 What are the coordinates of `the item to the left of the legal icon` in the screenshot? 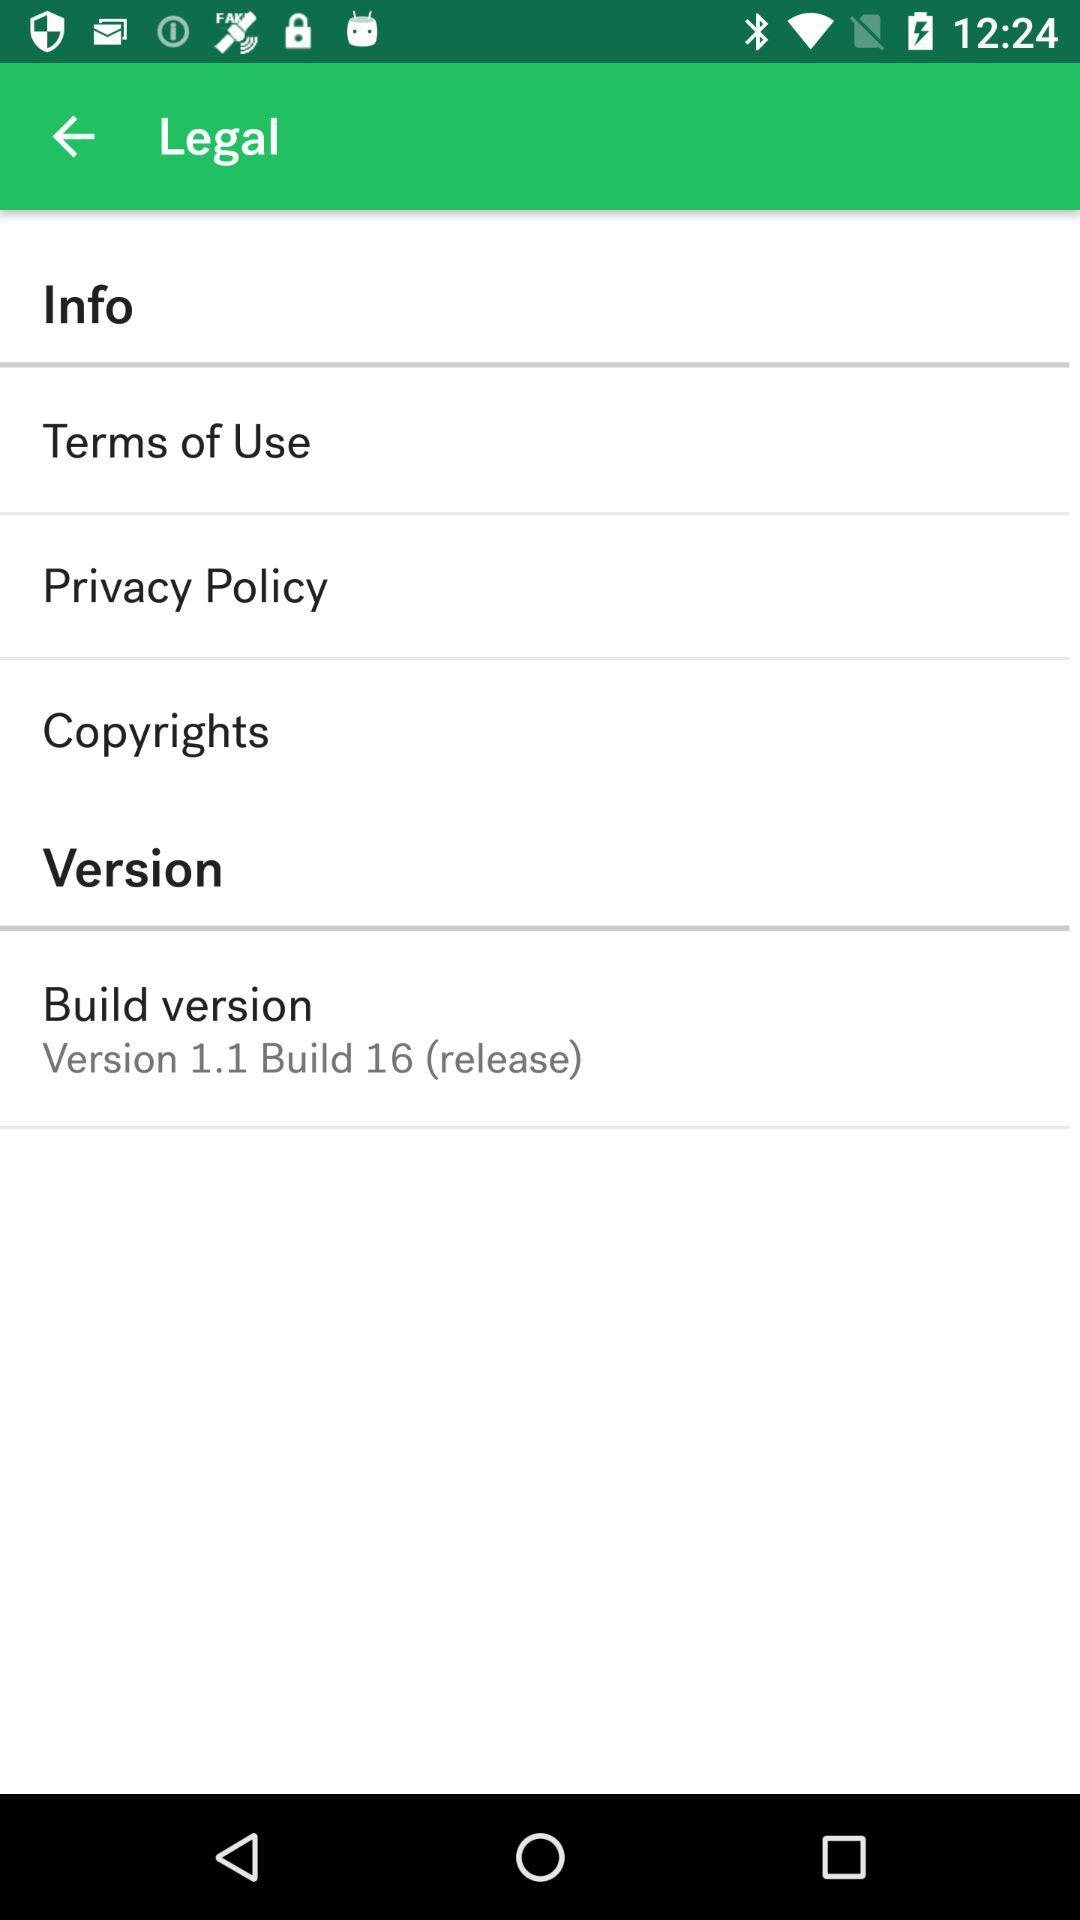 It's located at (72, 135).